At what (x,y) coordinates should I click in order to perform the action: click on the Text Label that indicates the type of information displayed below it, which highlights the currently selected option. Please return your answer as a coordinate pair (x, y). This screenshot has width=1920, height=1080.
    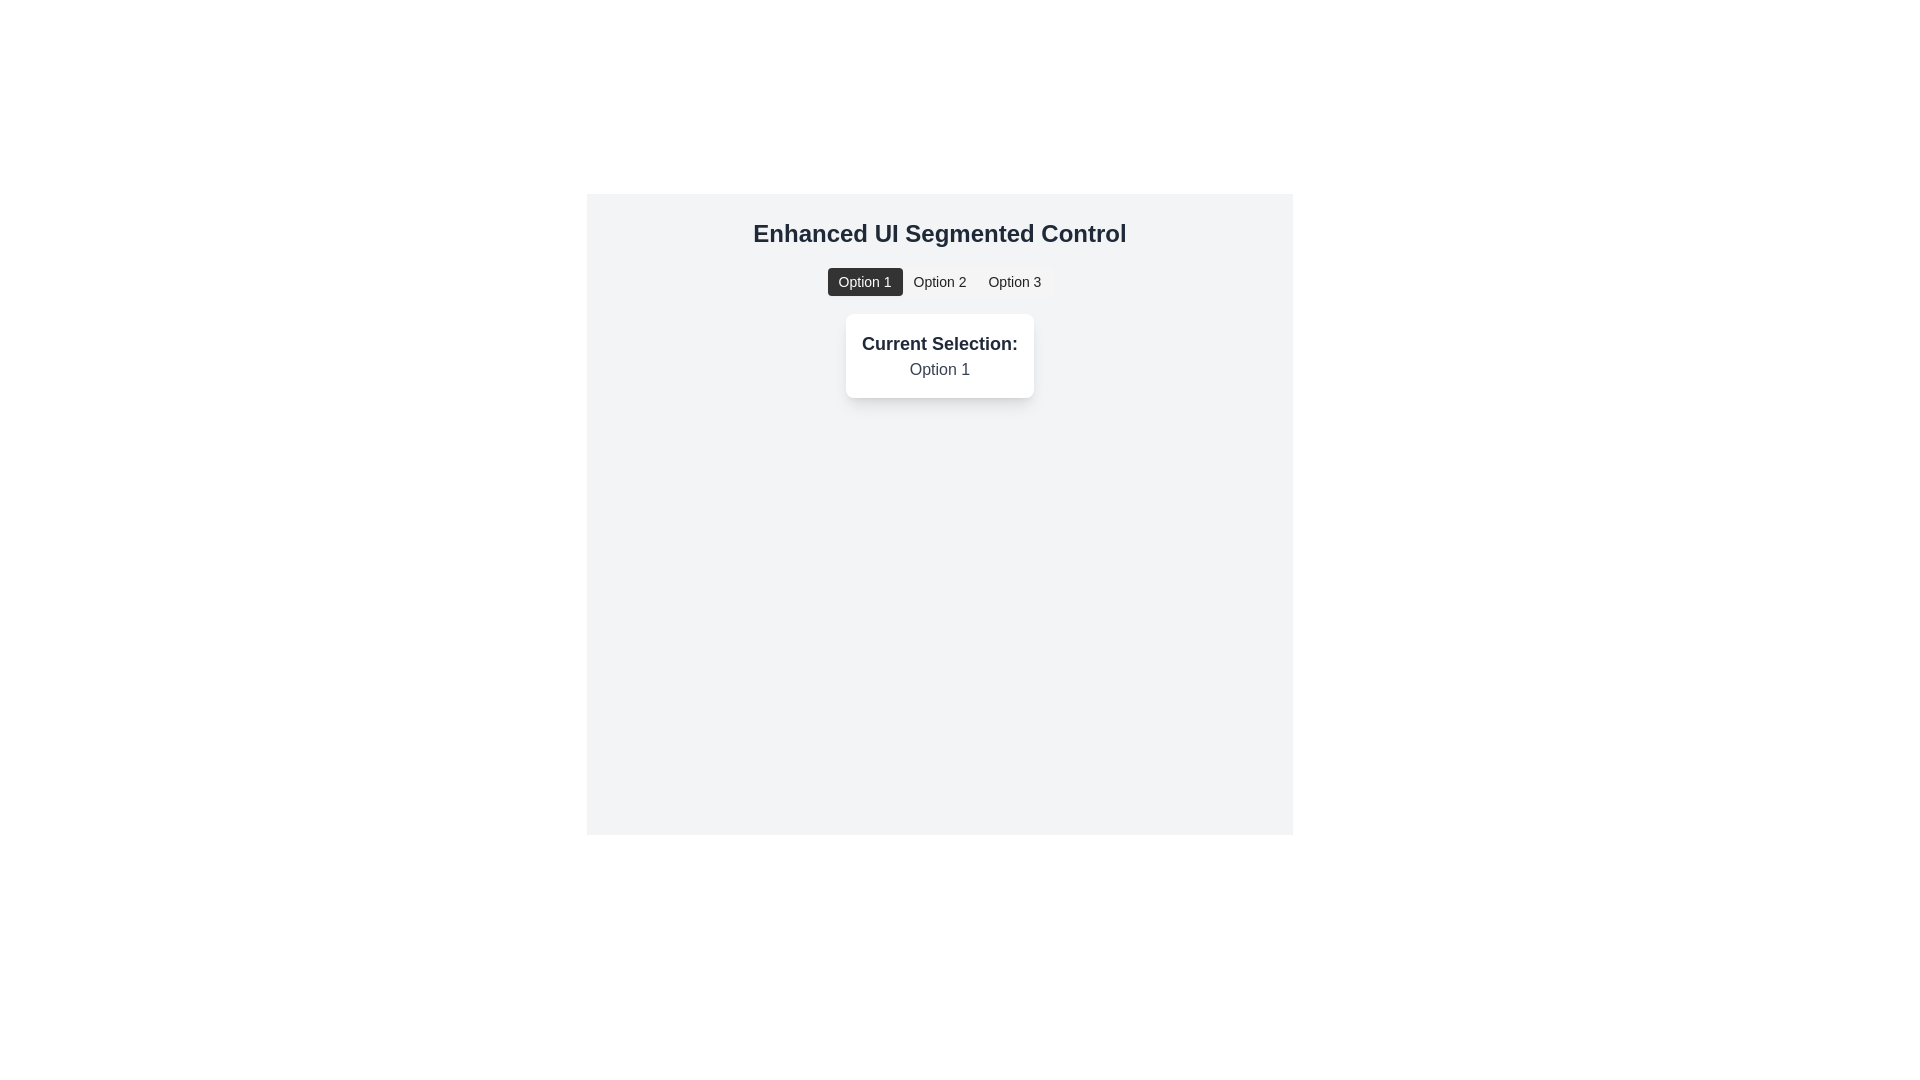
    Looking at the image, I should click on (939, 342).